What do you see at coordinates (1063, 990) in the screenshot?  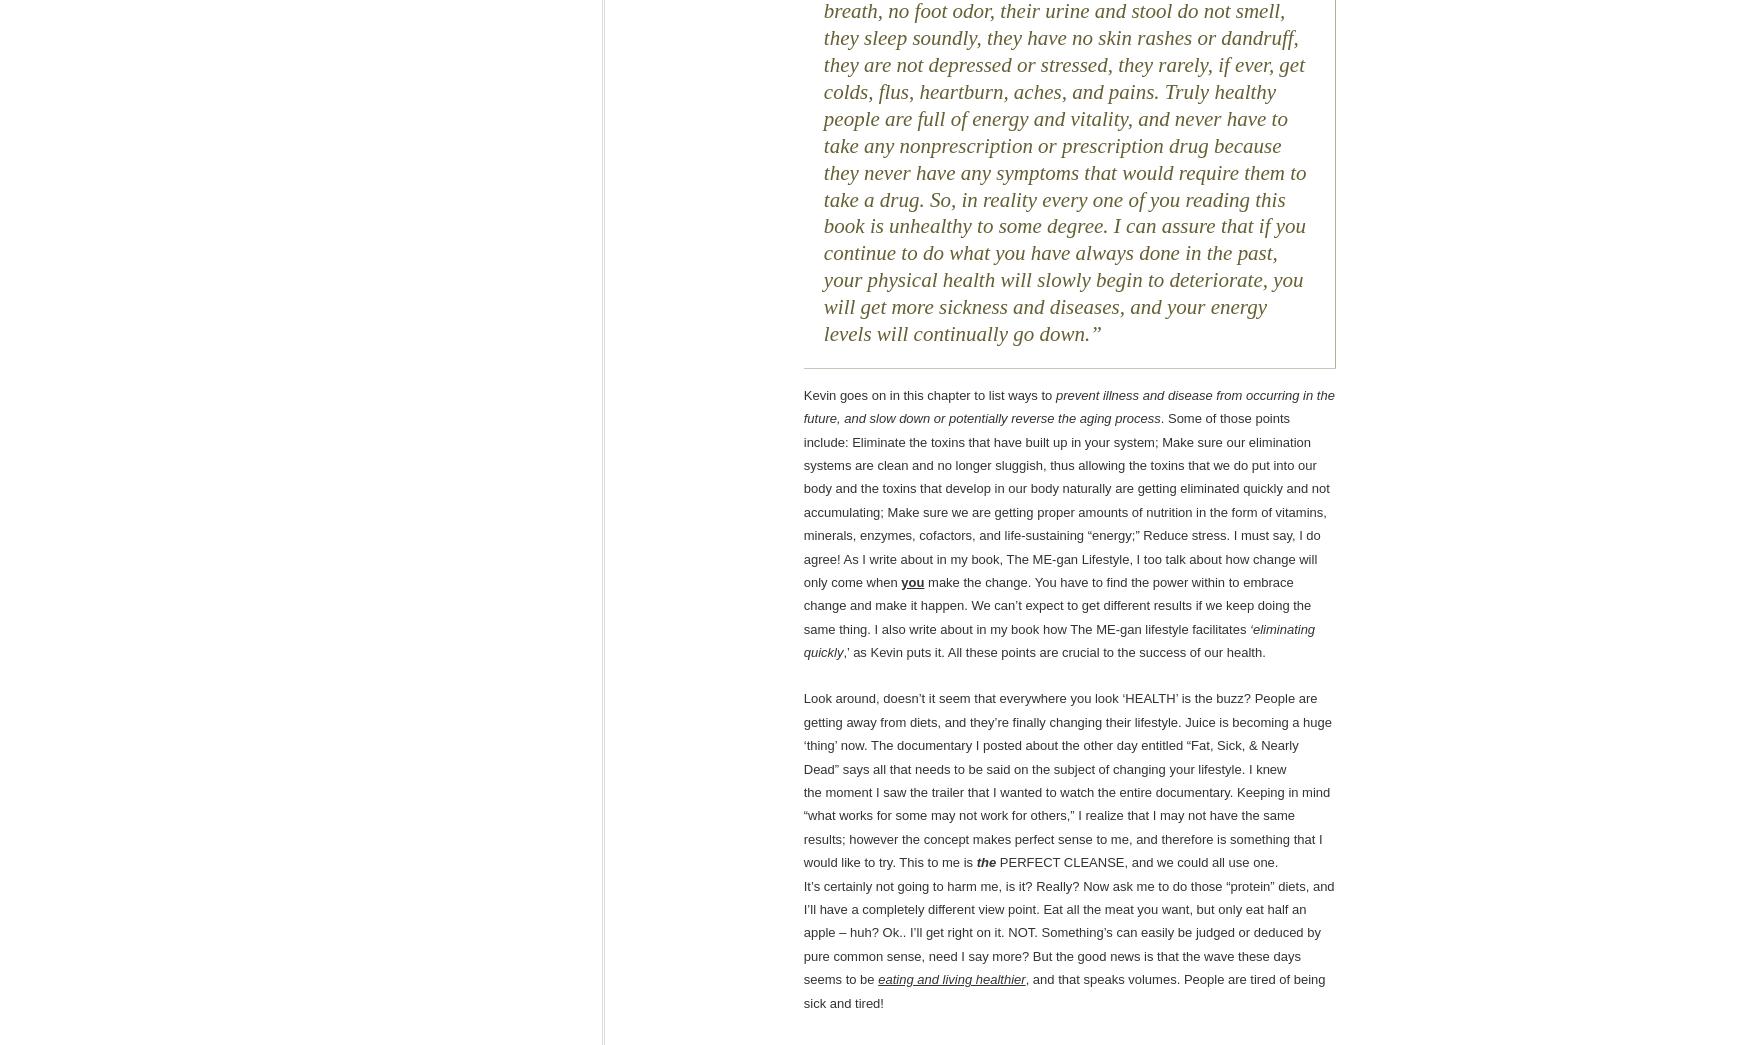 I see `', and that speaks volumes. People are tired of being sick and tired!'` at bounding box center [1063, 990].